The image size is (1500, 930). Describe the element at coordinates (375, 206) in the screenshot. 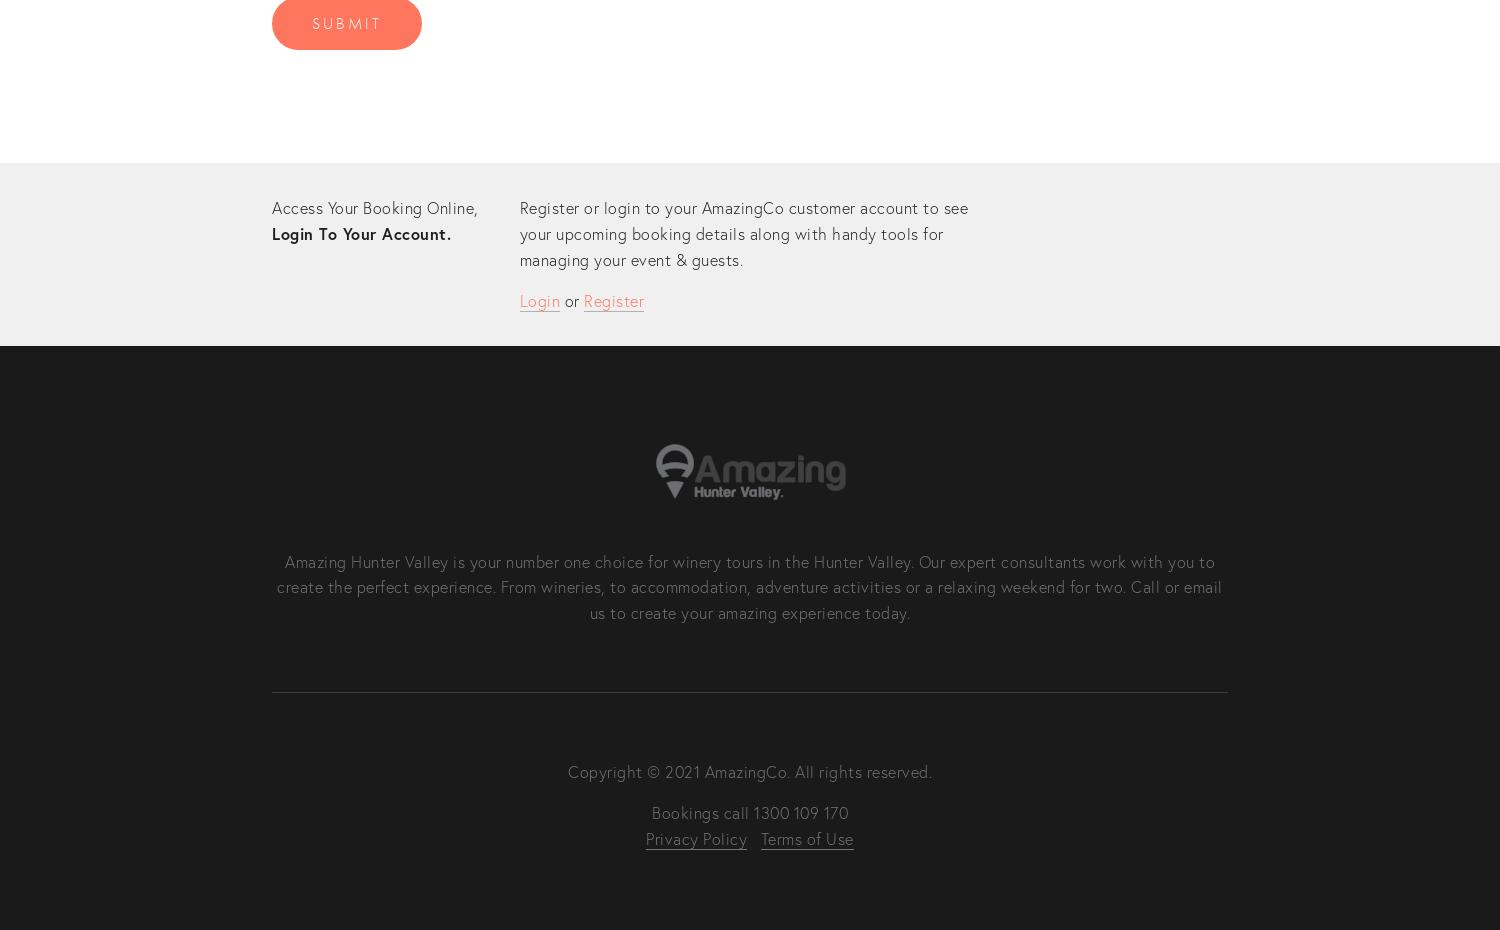

I see `'Access Your Booking Online,'` at that location.